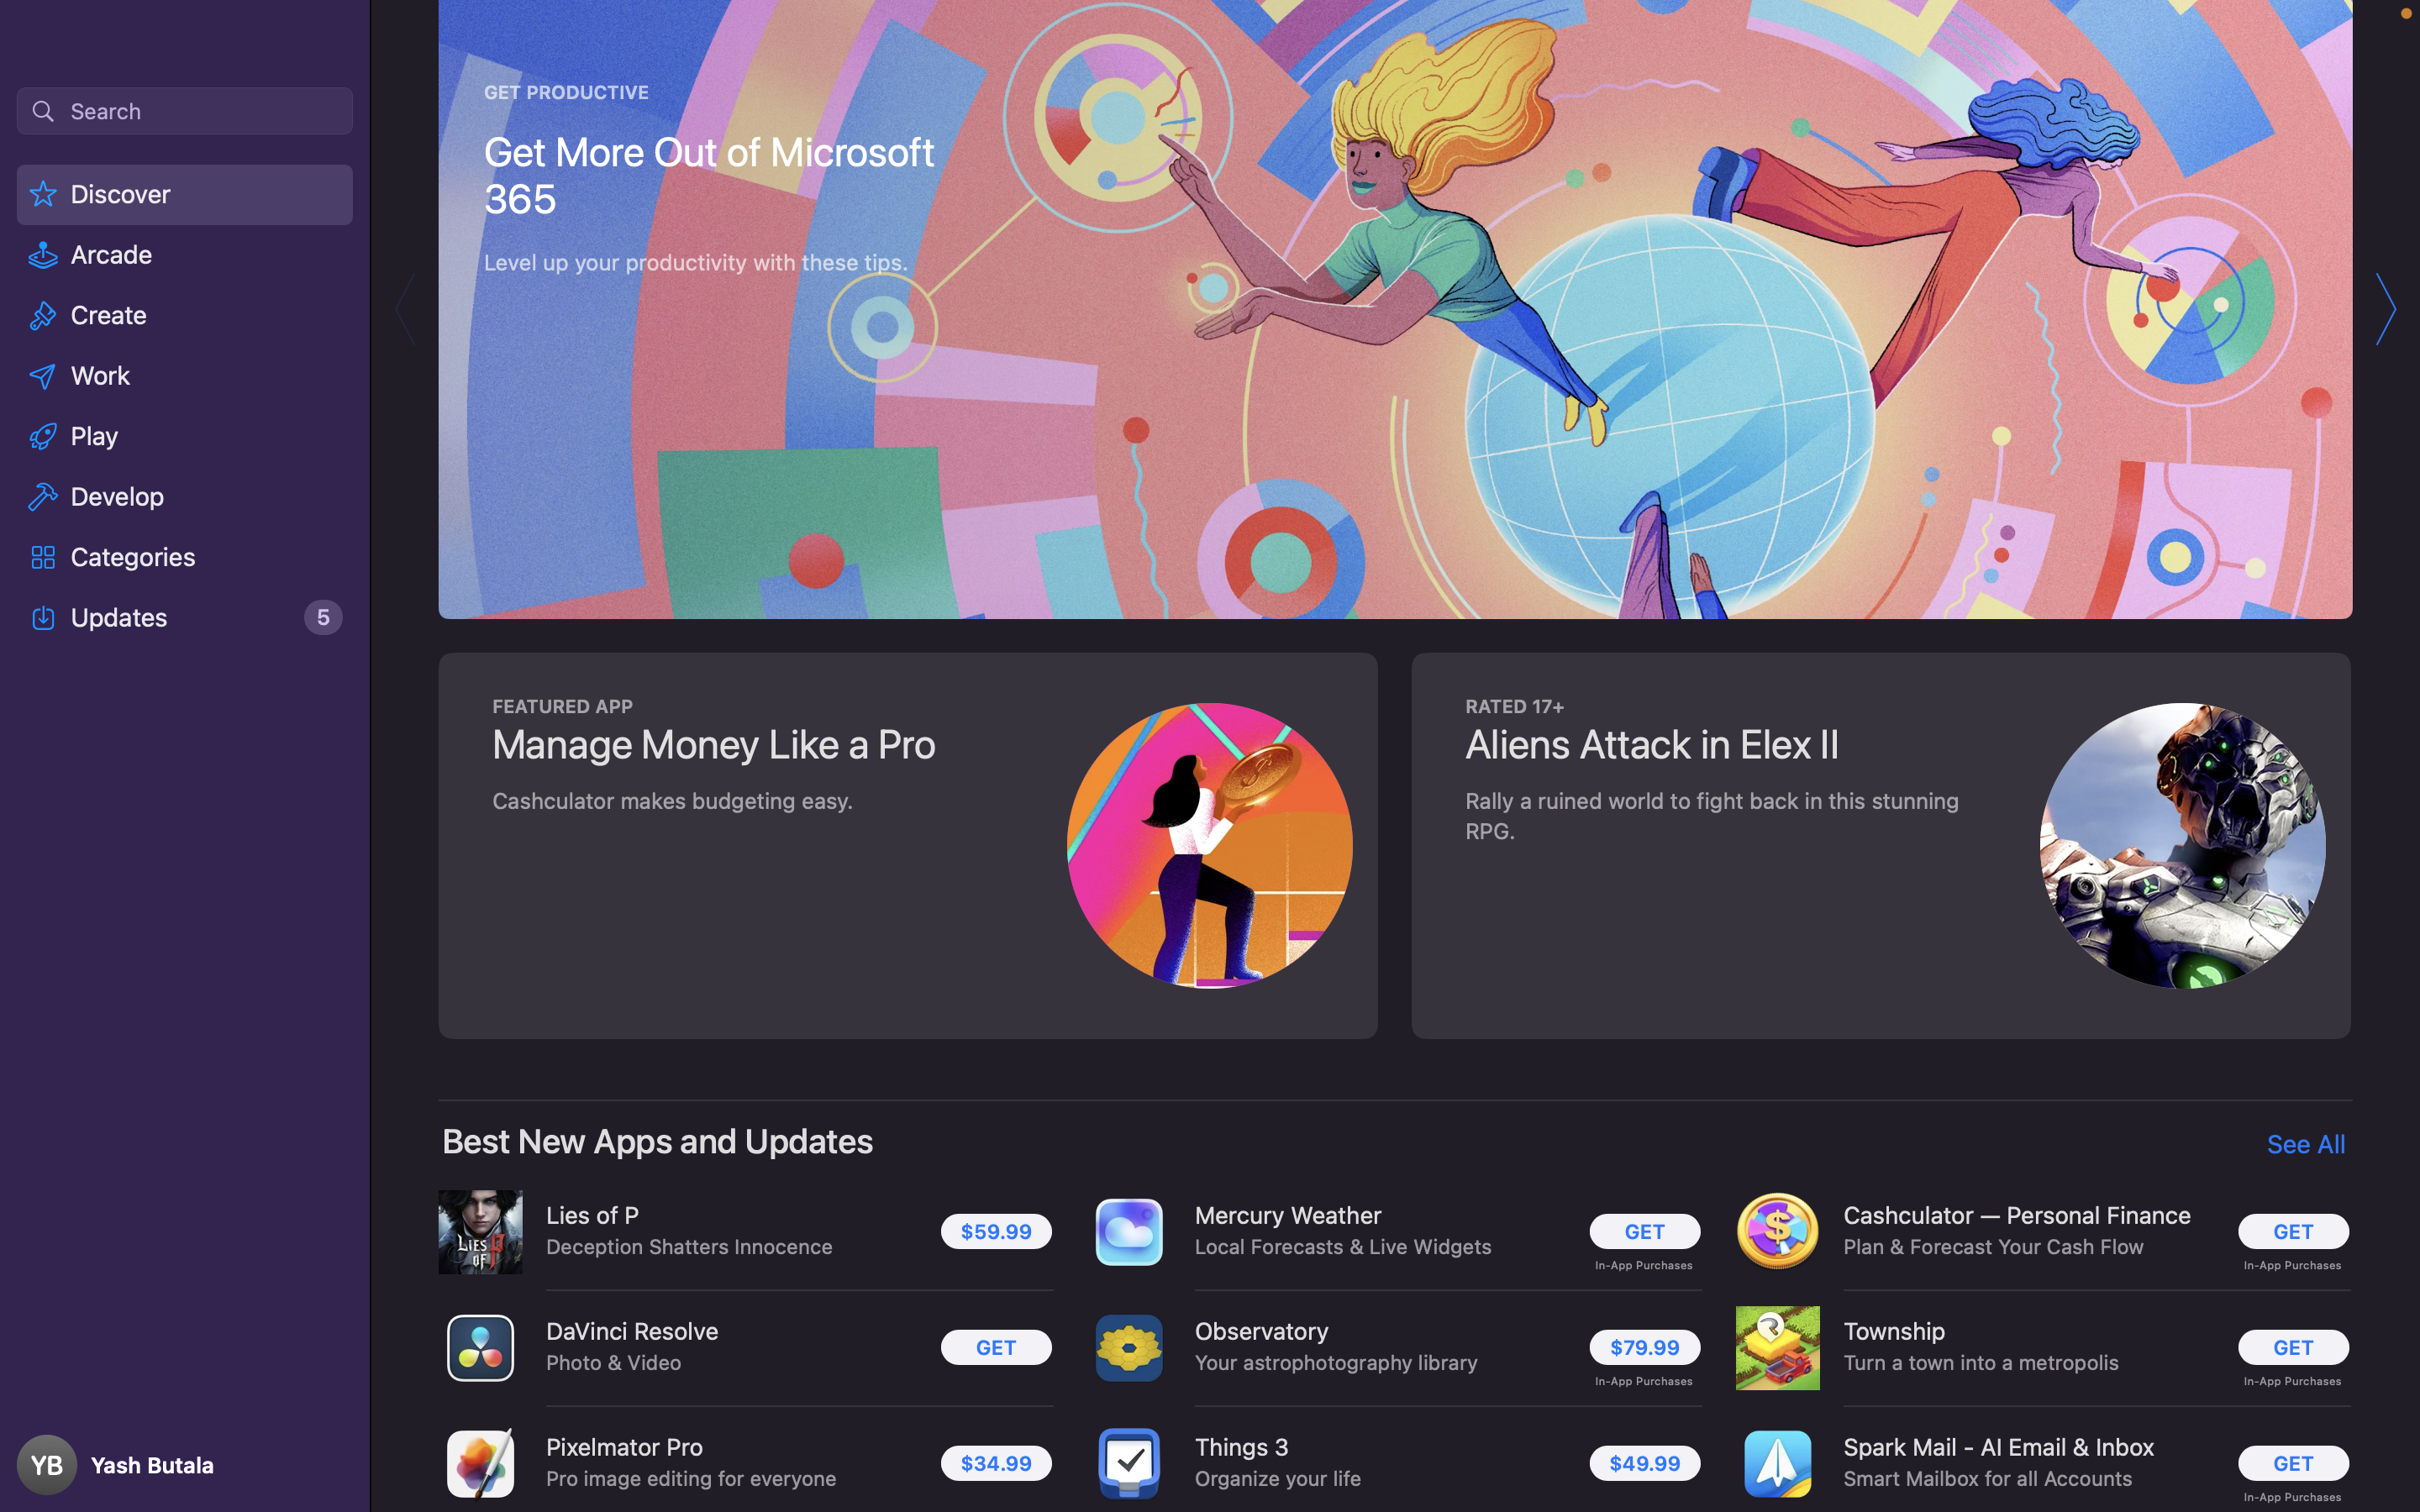  I want to click on Navigate and select the "Updates" section, so click(185, 617).